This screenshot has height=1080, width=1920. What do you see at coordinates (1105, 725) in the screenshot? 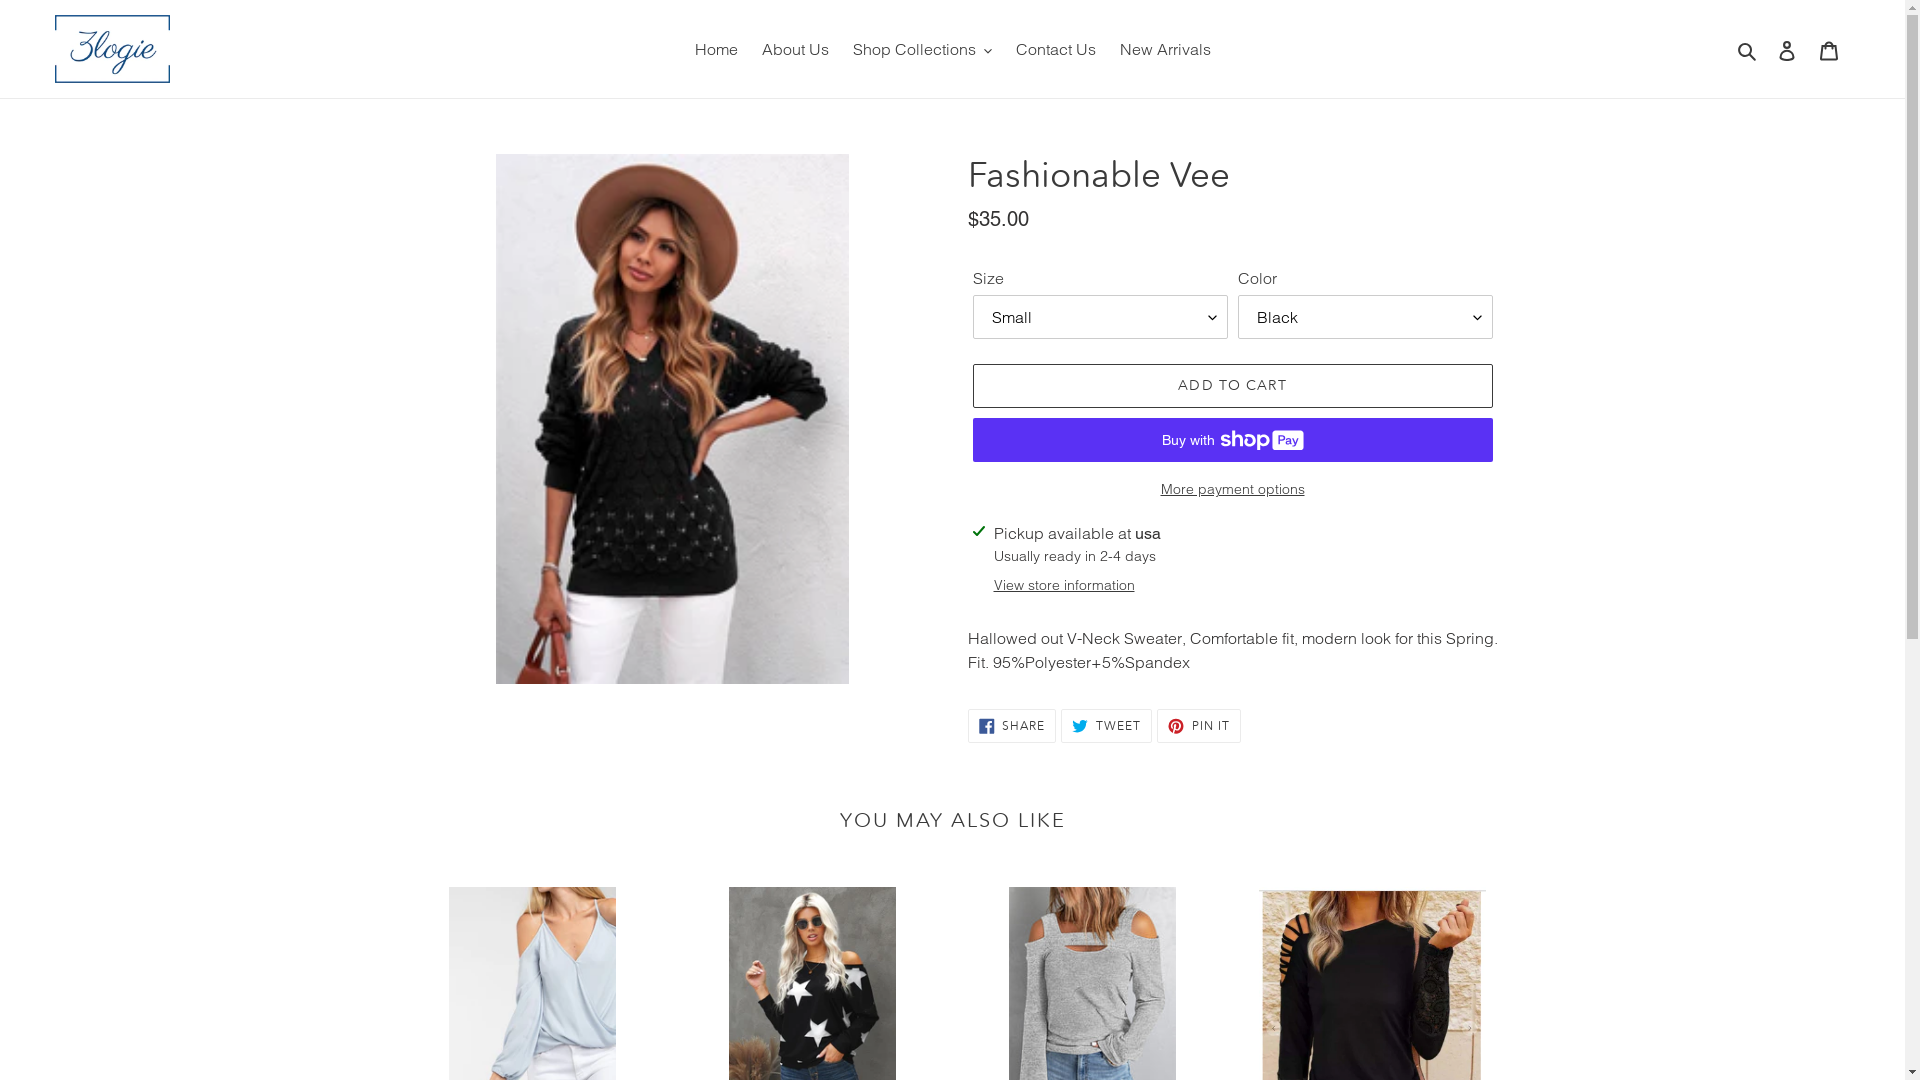
I see `'TWEET` at bounding box center [1105, 725].